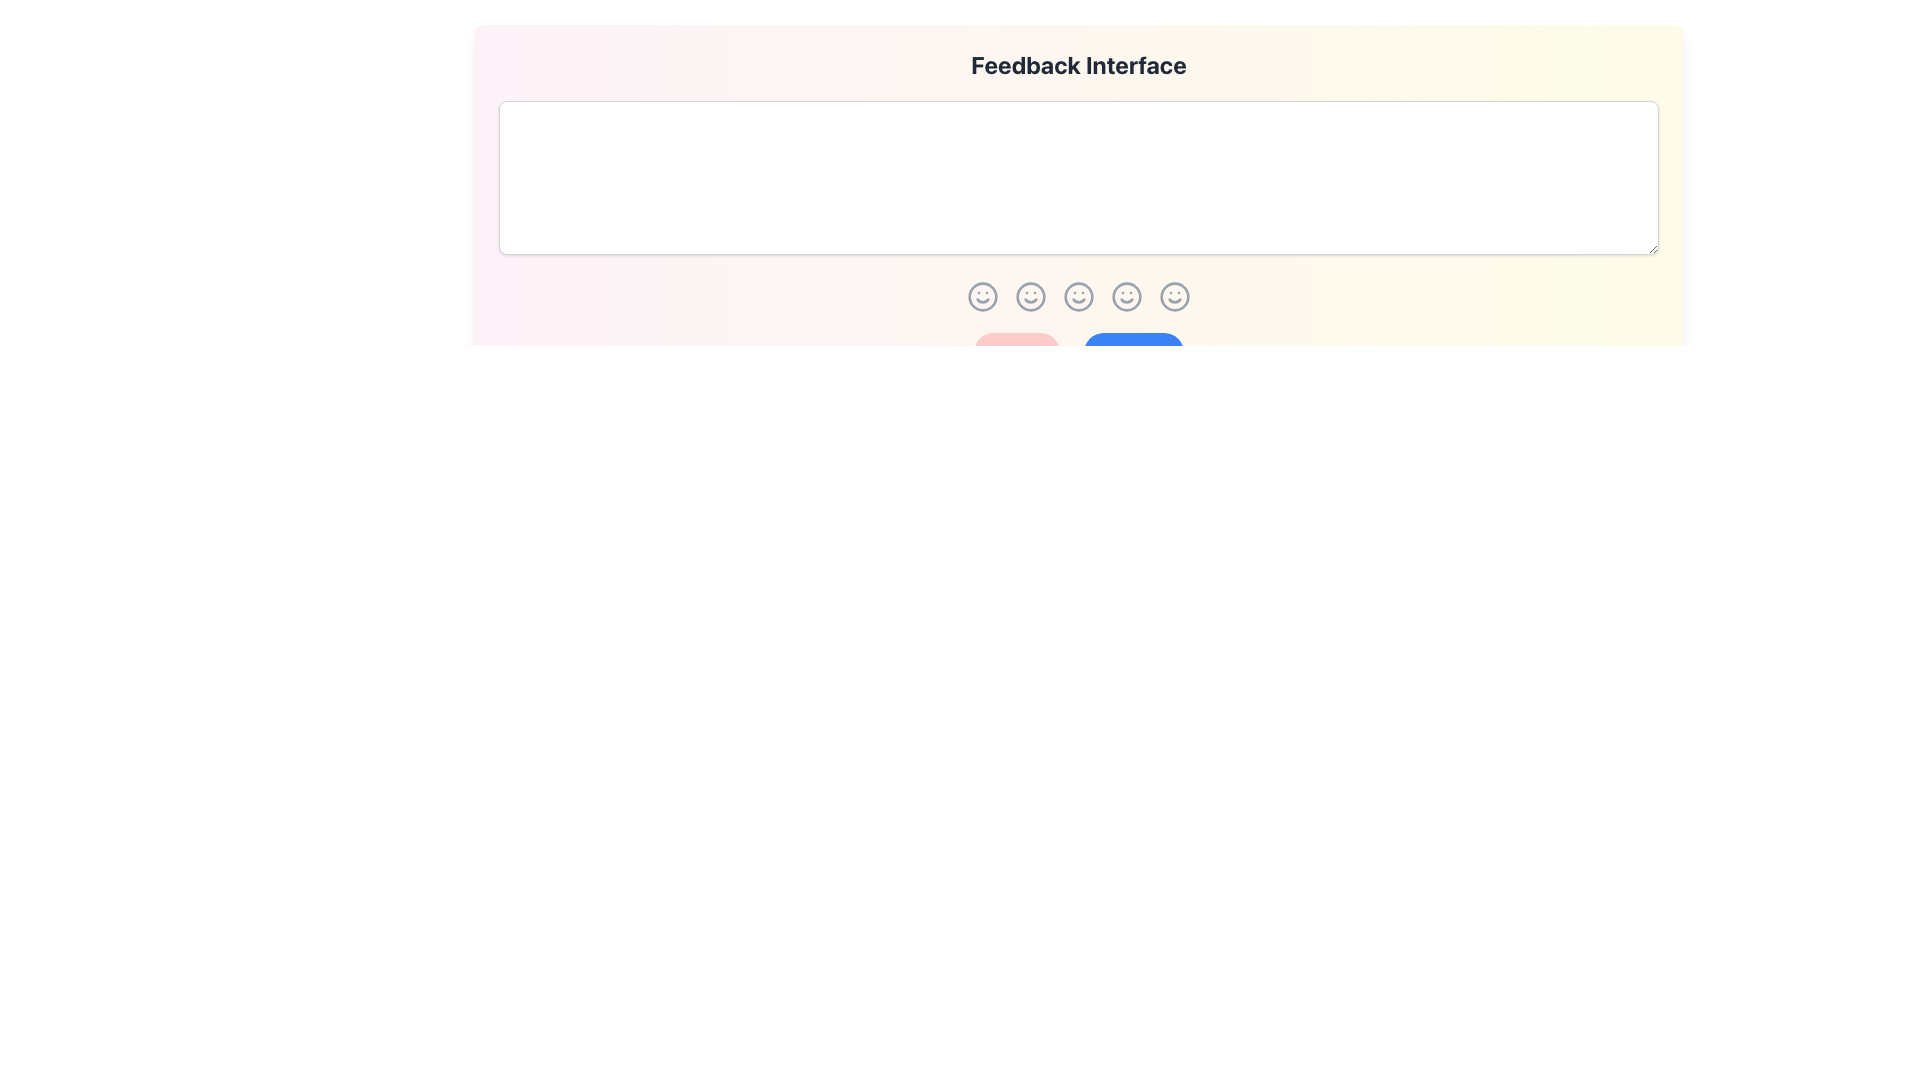  What do you see at coordinates (1175, 297) in the screenshot?
I see `the circular smiley face icon located at the rightmost point in the row of feedback icons` at bounding box center [1175, 297].